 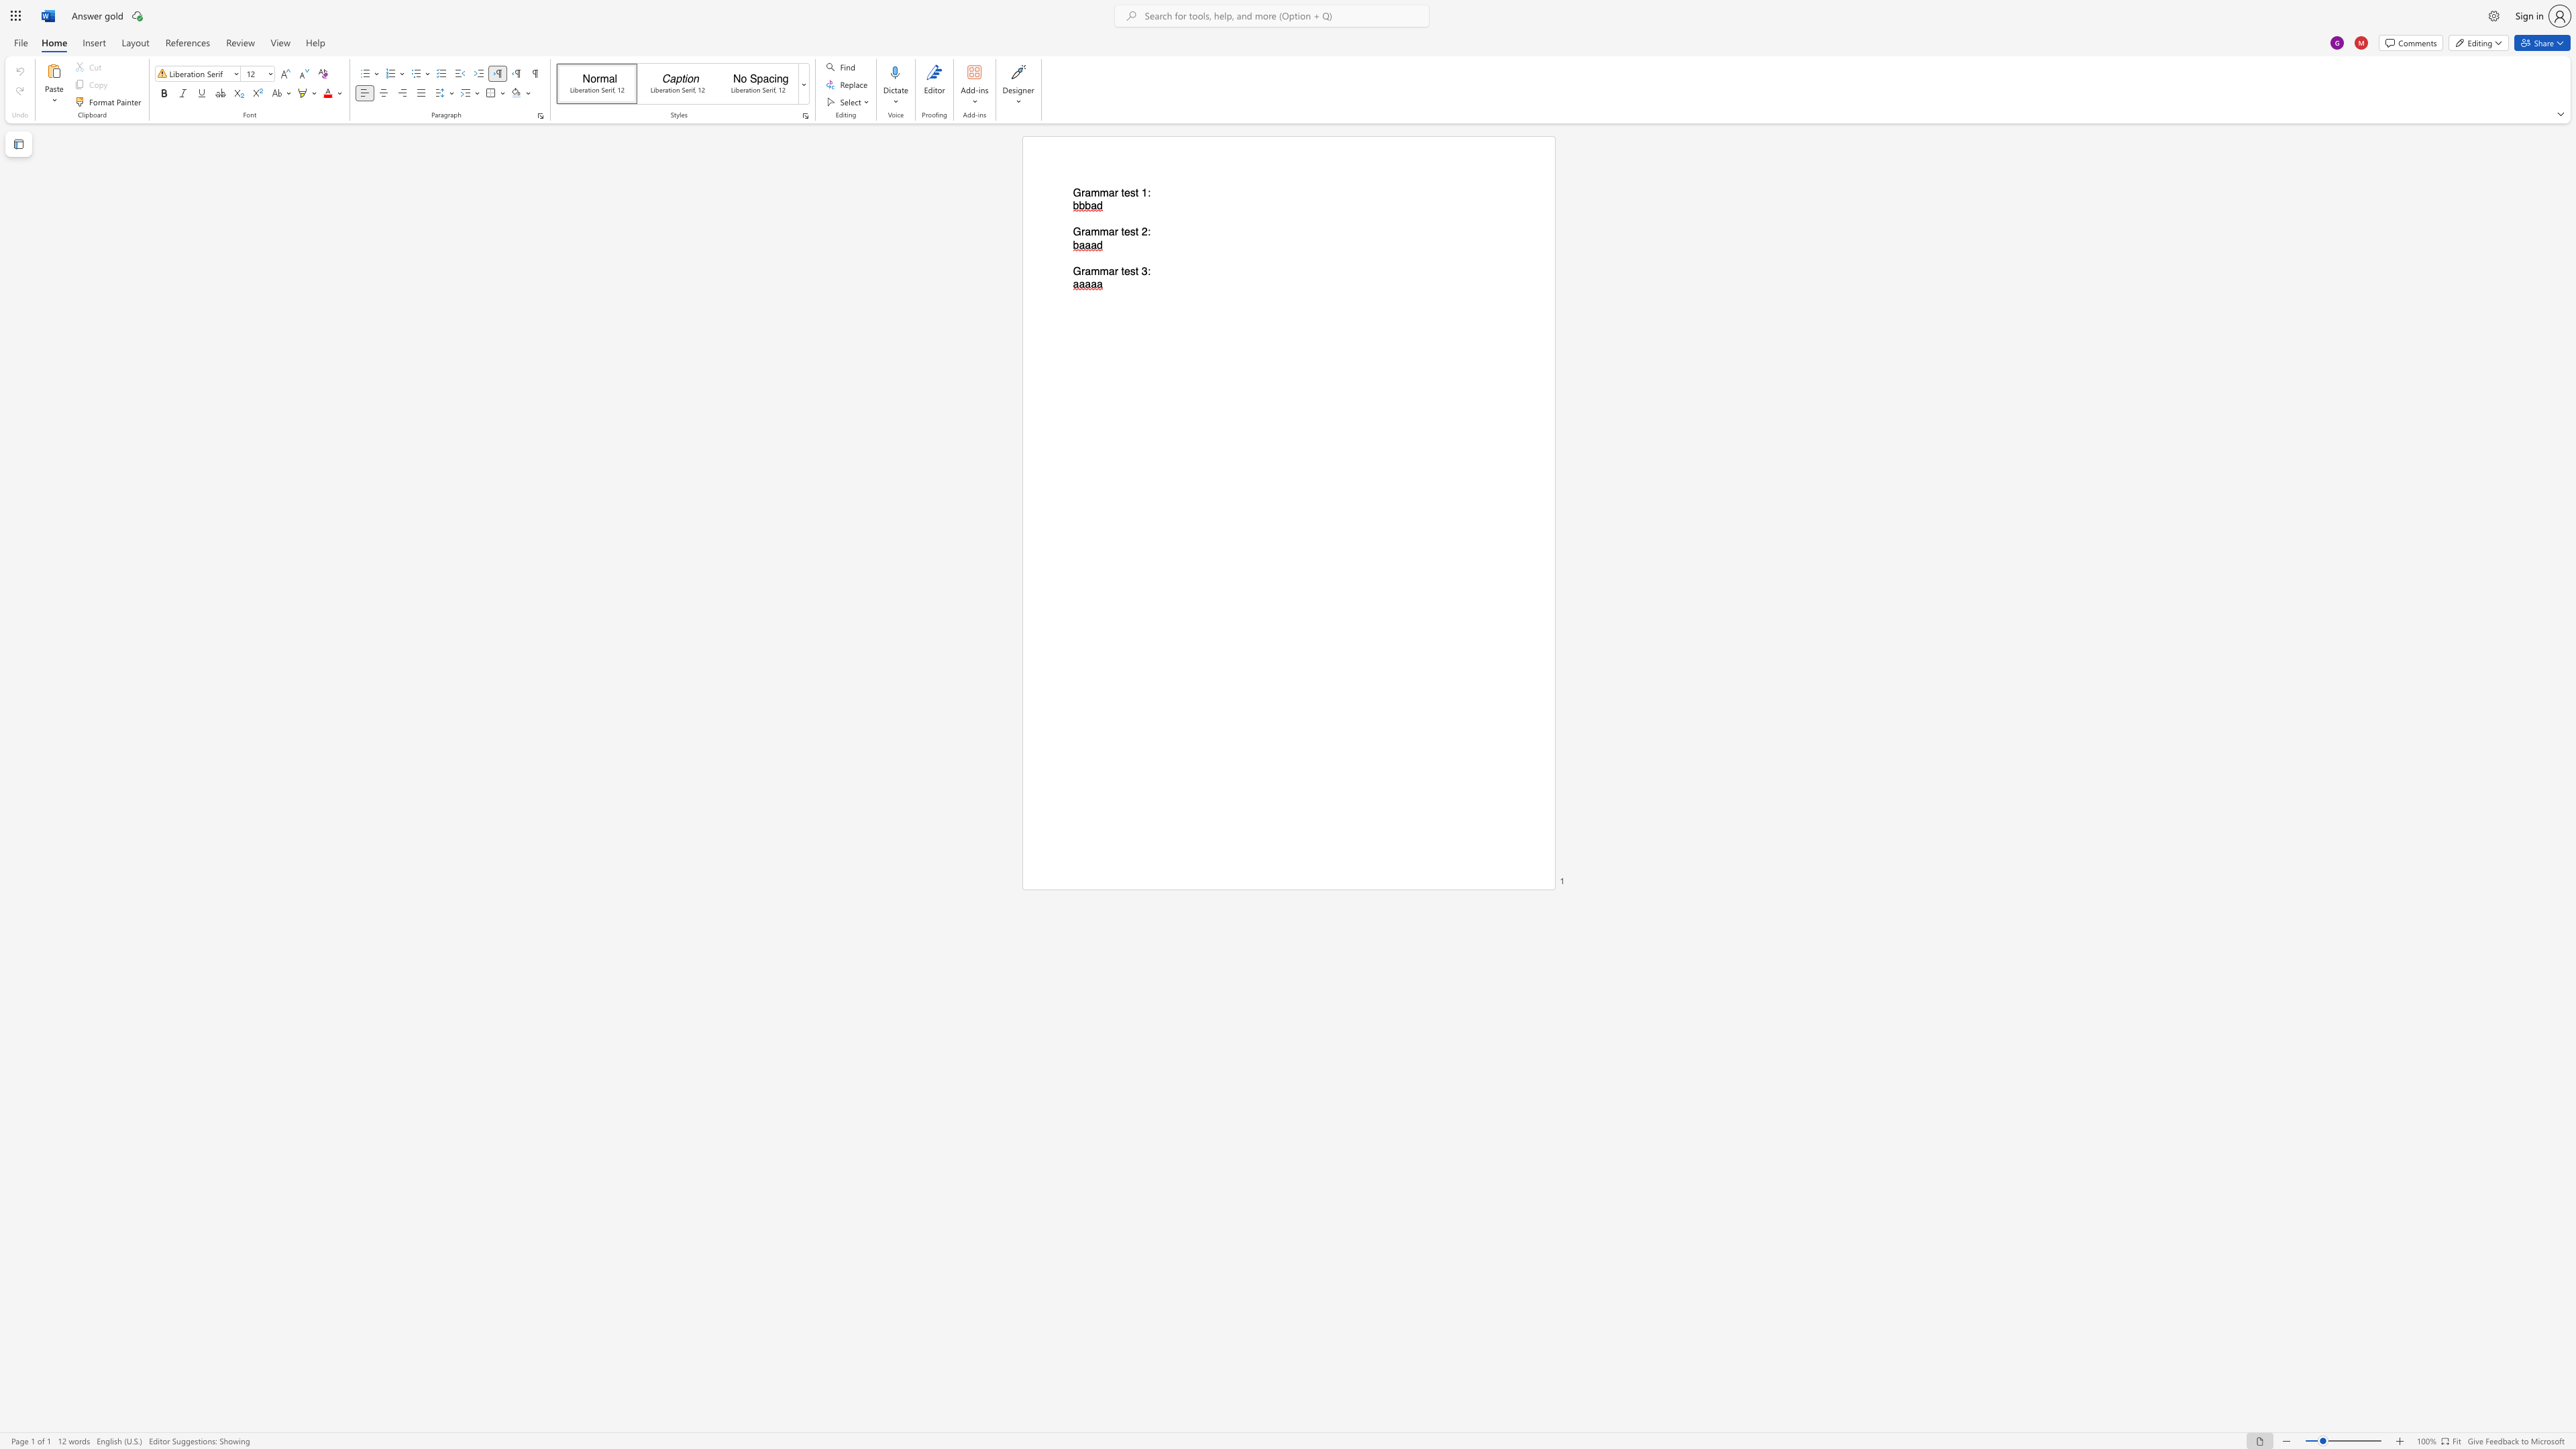 I want to click on the 1th character "m" in the text, so click(x=1095, y=231).